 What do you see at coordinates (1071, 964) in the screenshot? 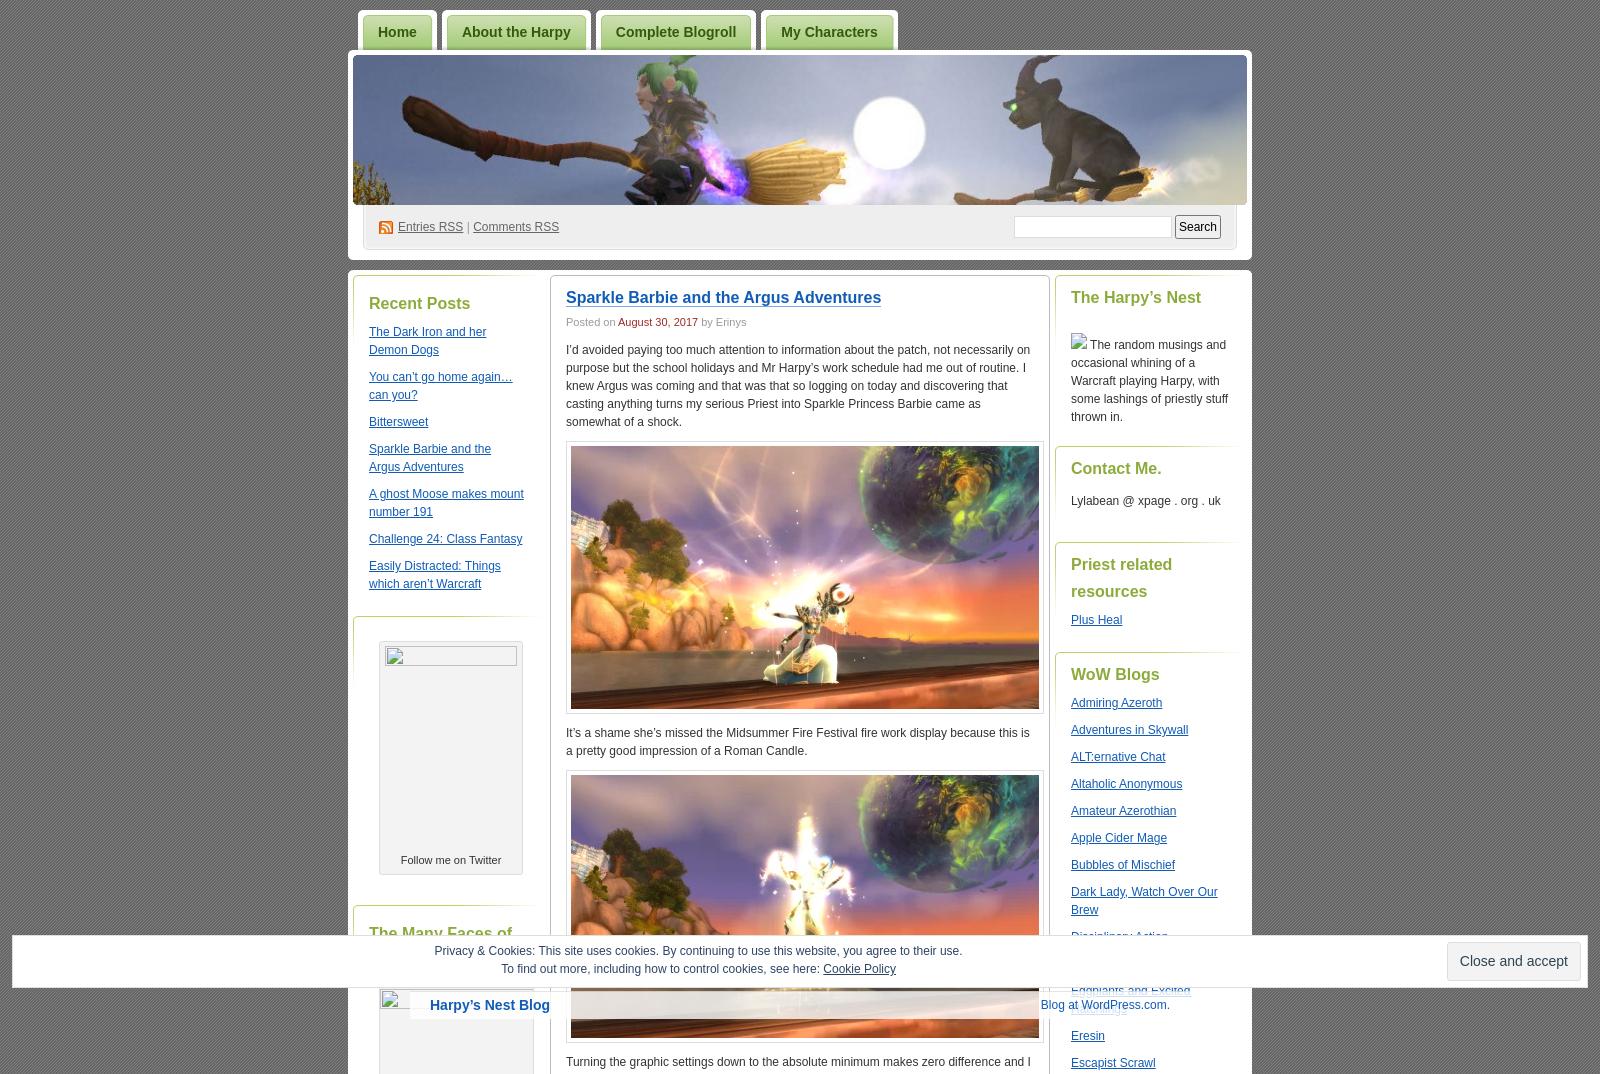
I see `'ECTmmo'` at bounding box center [1071, 964].